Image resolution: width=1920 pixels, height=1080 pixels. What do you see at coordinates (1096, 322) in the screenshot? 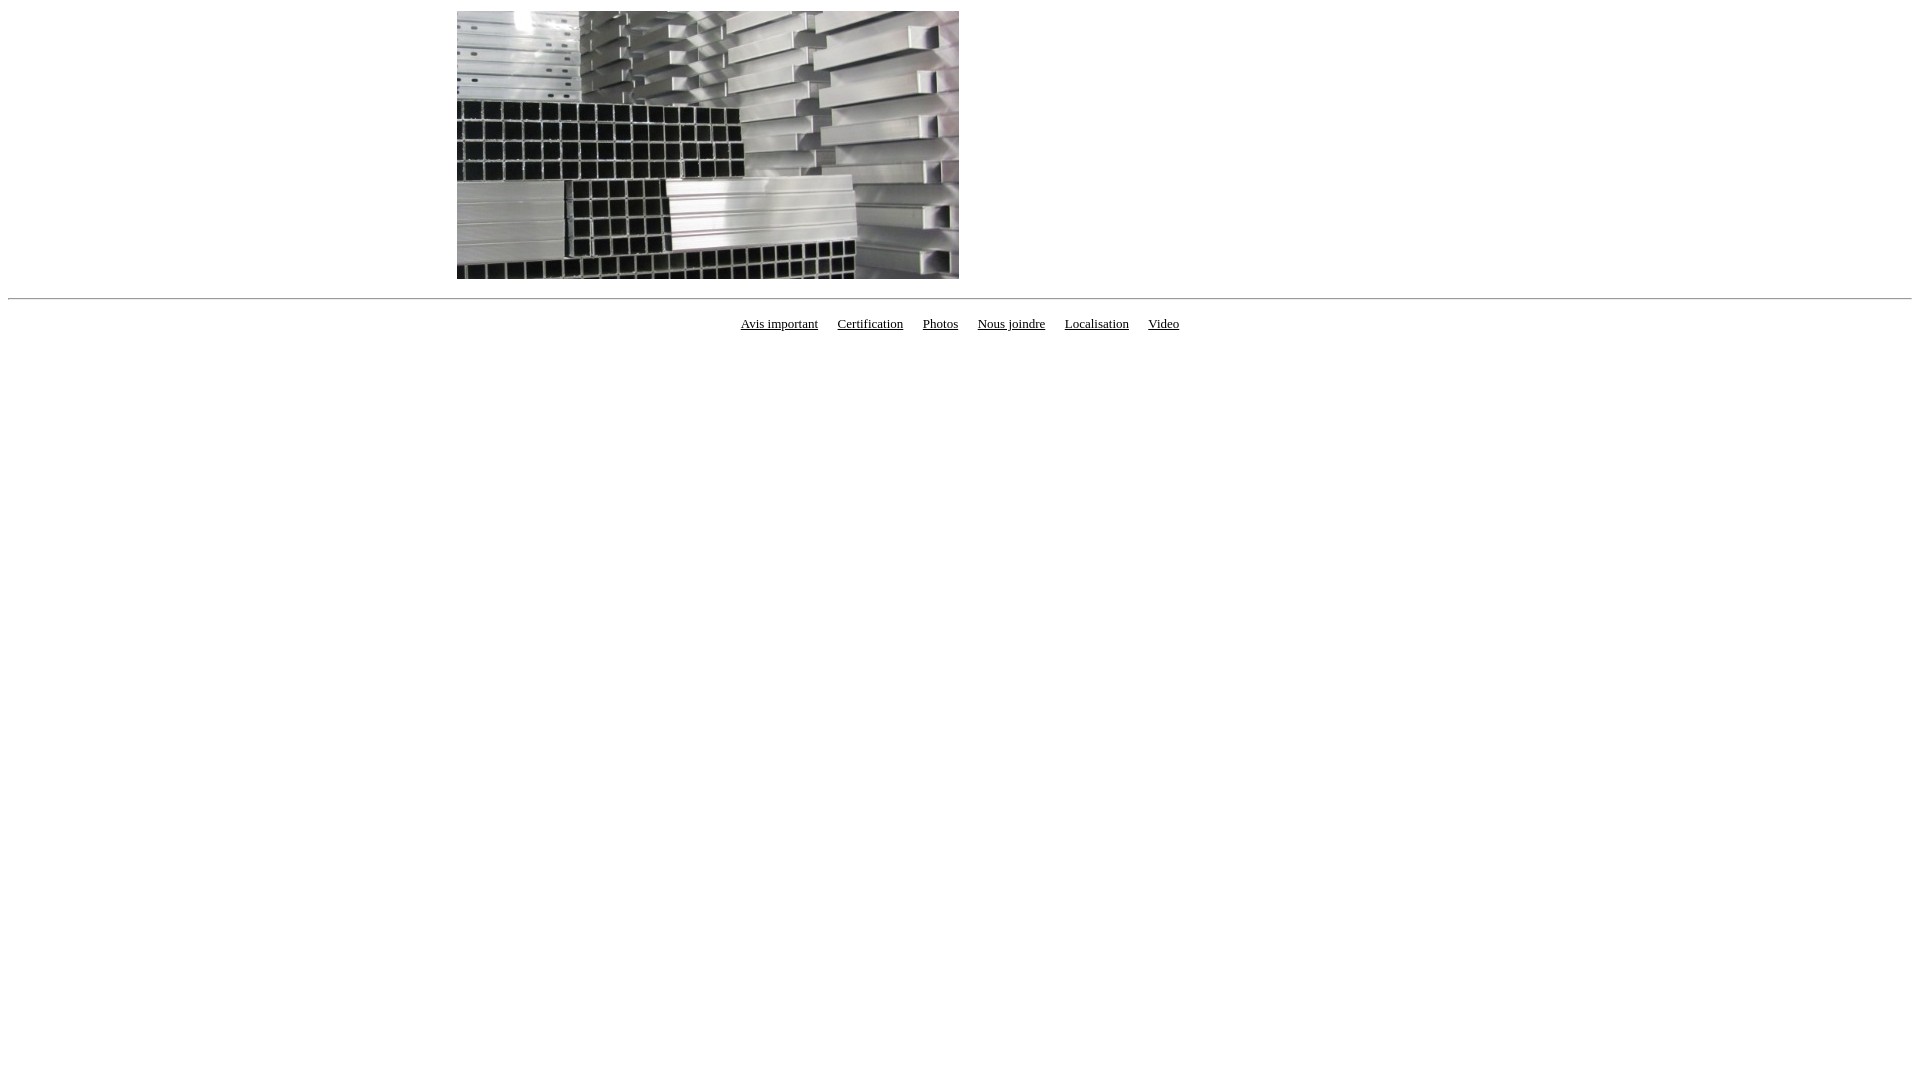
I see `'Localisation'` at bounding box center [1096, 322].